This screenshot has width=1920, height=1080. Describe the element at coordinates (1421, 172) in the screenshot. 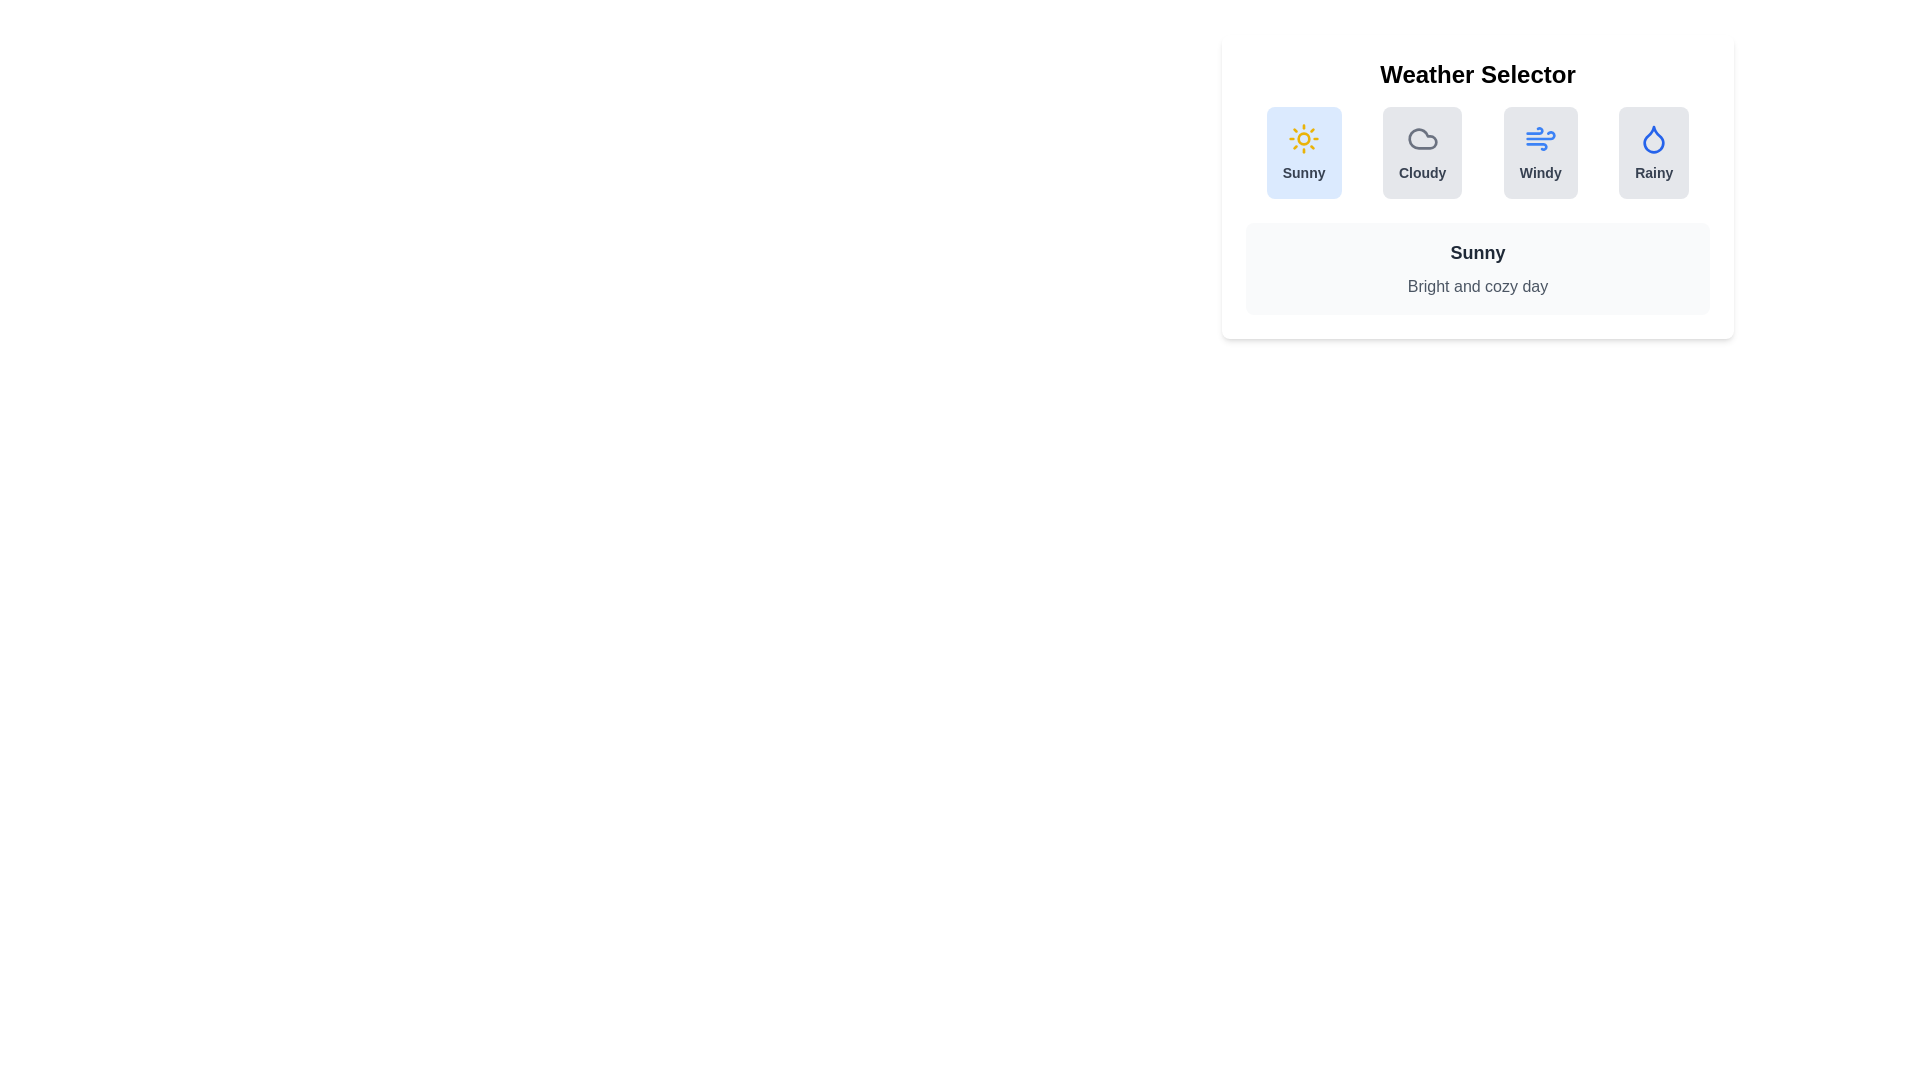

I see `the 'Cloudy' weather option text label, which is located beneath the cloud icon in the second weather card of the Weather Selector` at that location.